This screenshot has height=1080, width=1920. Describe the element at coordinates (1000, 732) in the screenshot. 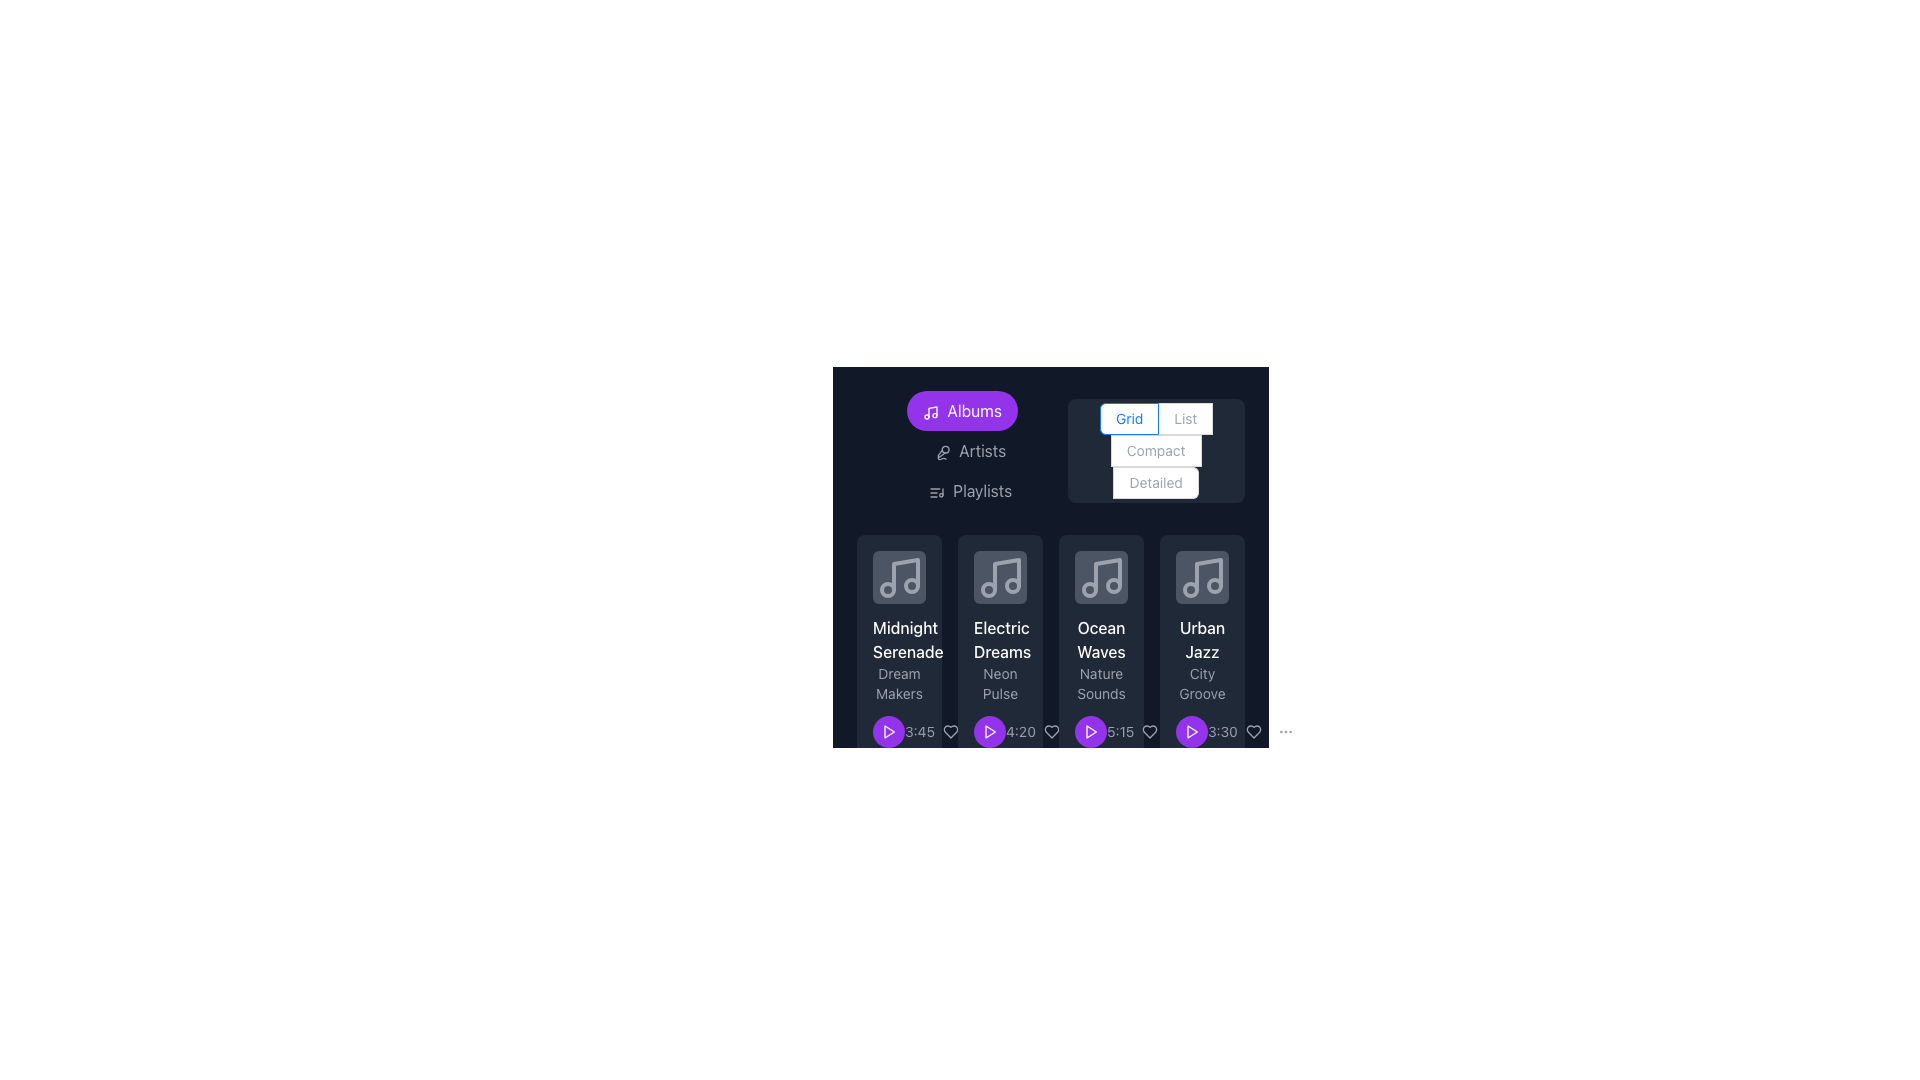

I see `the static text label that indicates the duration of the media item on the 'Electric Dreams' card, located at the bottom right corner next to the purple play button` at that location.